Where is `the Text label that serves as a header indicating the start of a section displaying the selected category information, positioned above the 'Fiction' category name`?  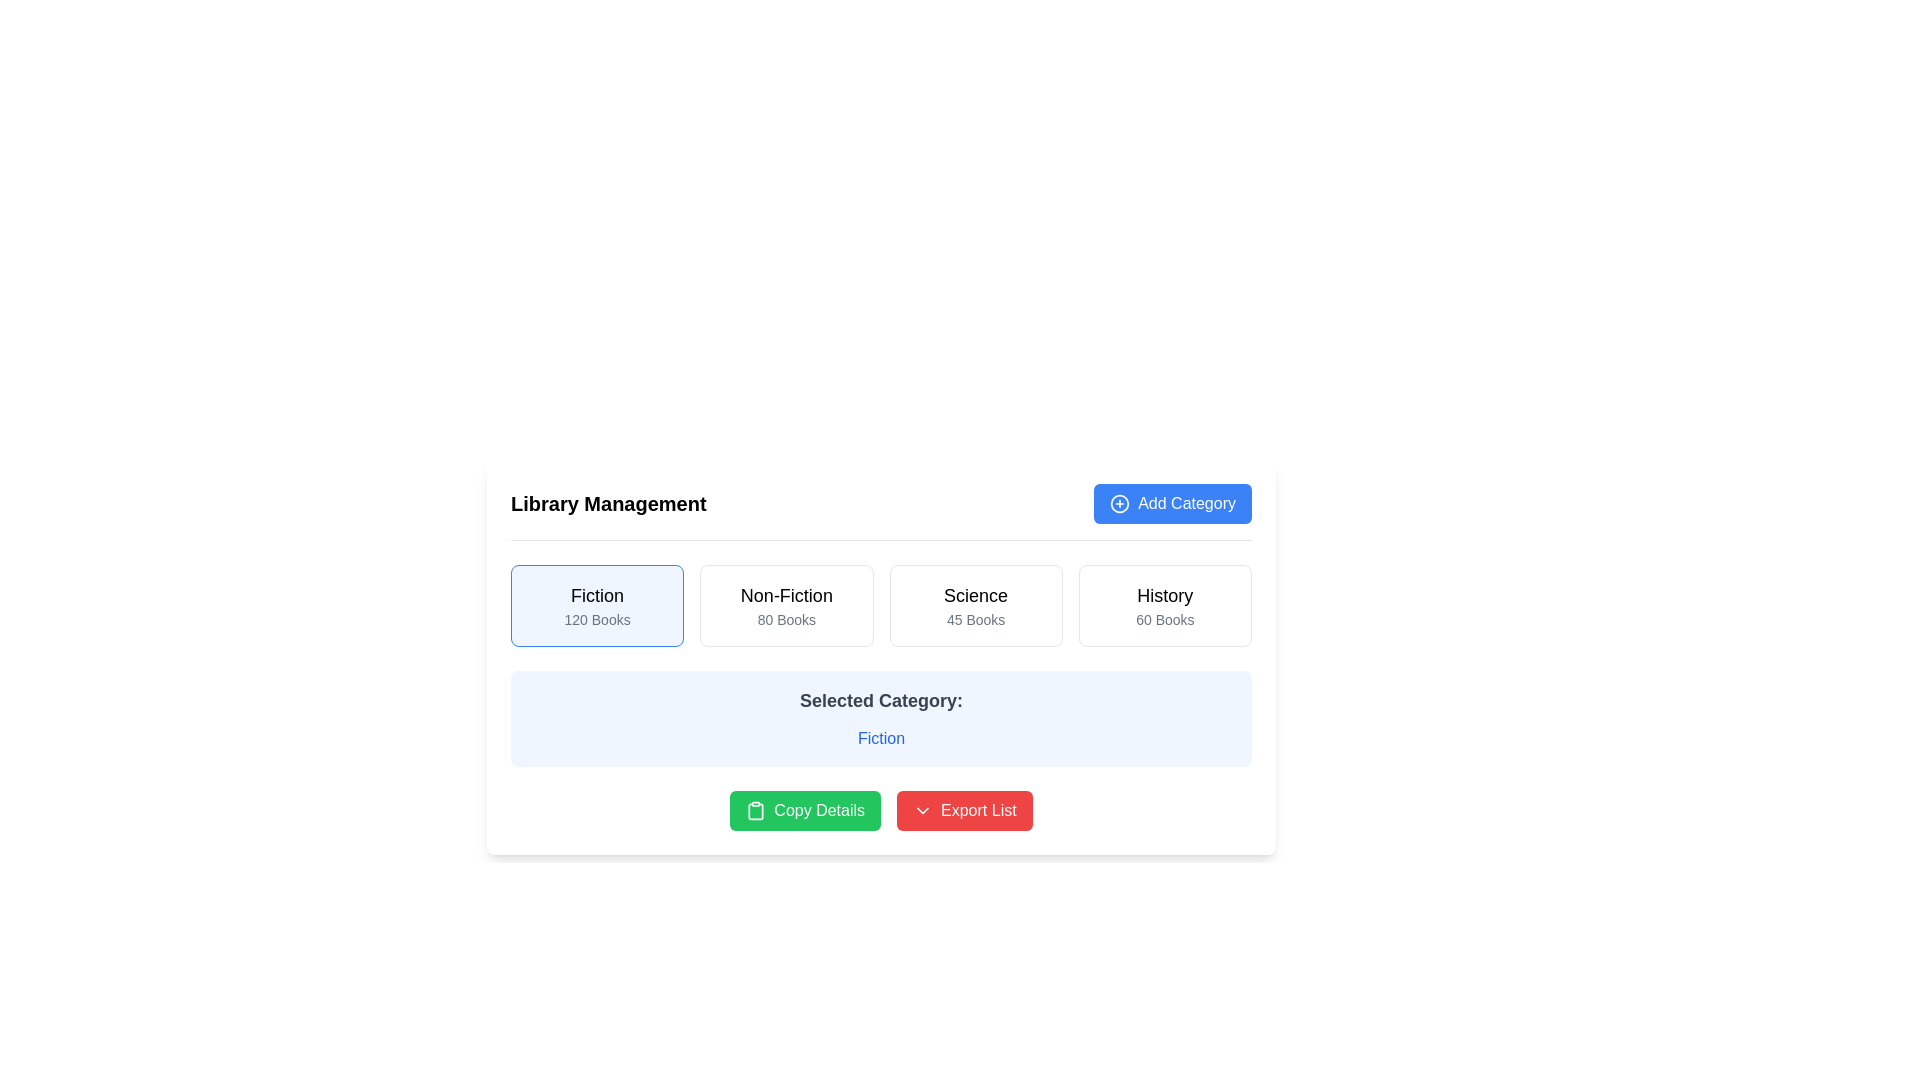 the Text label that serves as a header indicating the start of a section displaying the selected category information, positioned above the 'Fiction' category name is located at coordinates (880, 700).